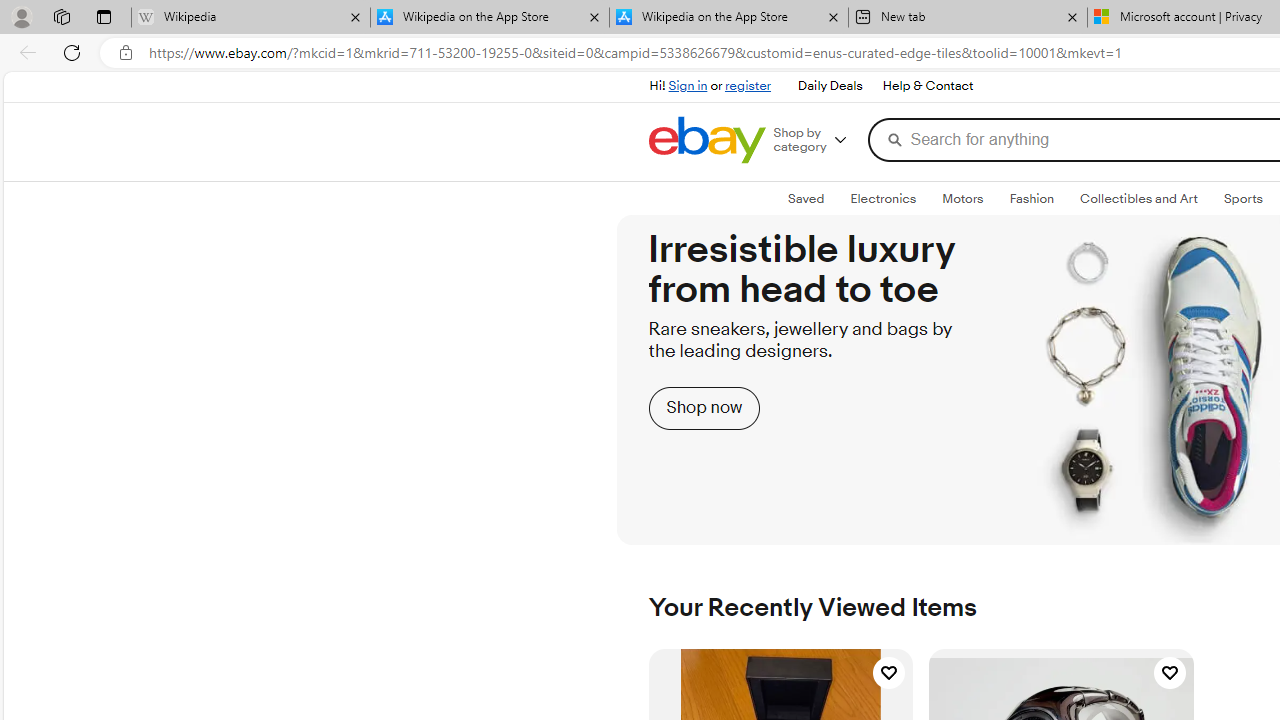 This screenshot has width=1280, height=720. Describe the element at coordinates (706, 139) in the screenshot. I see `'eBay Home'` at that location.